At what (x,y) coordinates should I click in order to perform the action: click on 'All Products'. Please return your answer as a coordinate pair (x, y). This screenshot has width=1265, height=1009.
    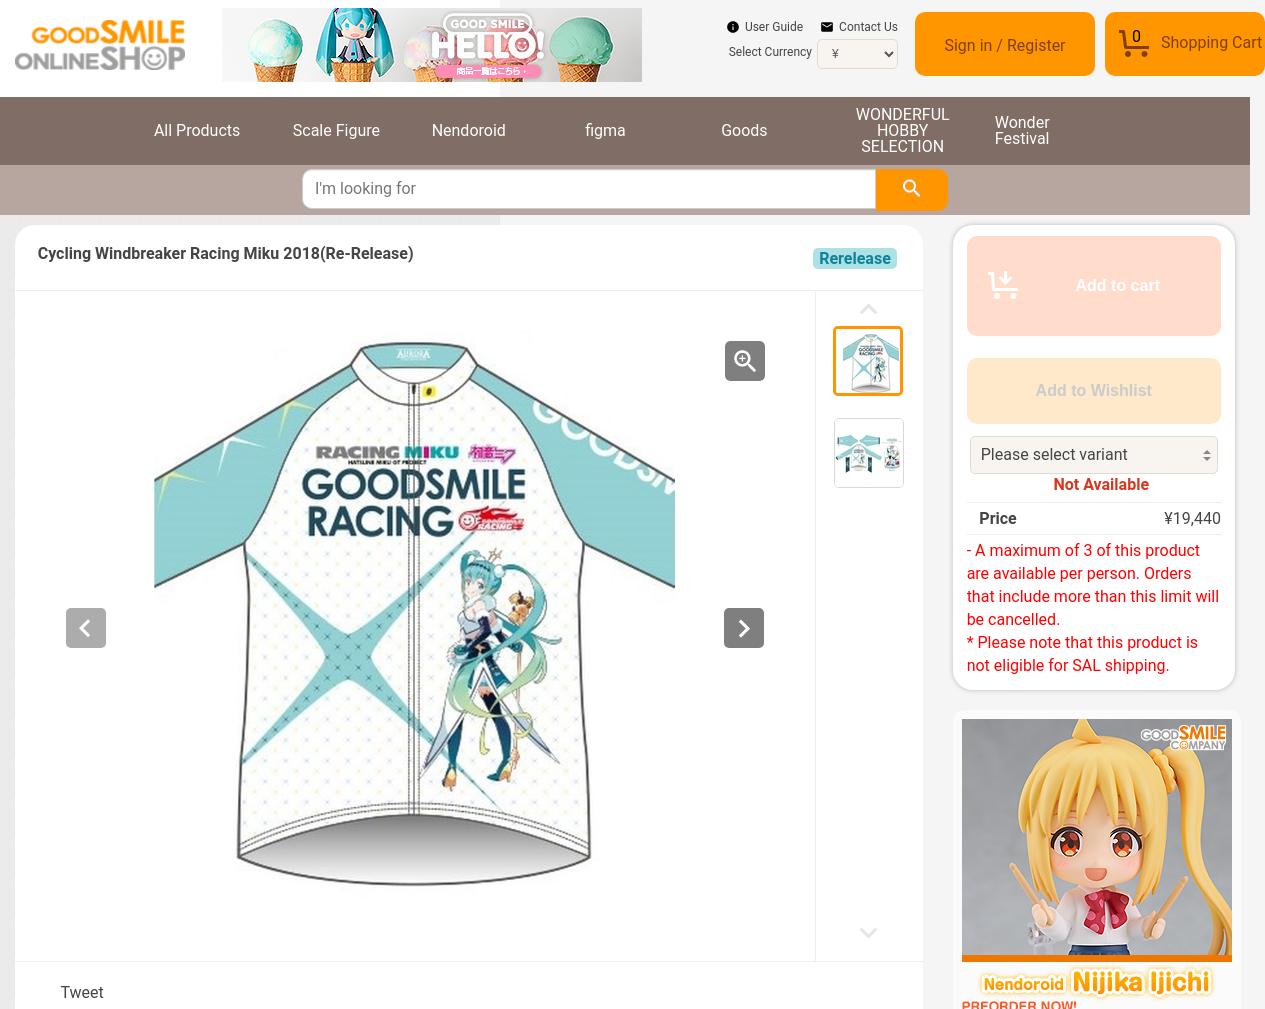
    Looking at the image, I should click on (196, 128).